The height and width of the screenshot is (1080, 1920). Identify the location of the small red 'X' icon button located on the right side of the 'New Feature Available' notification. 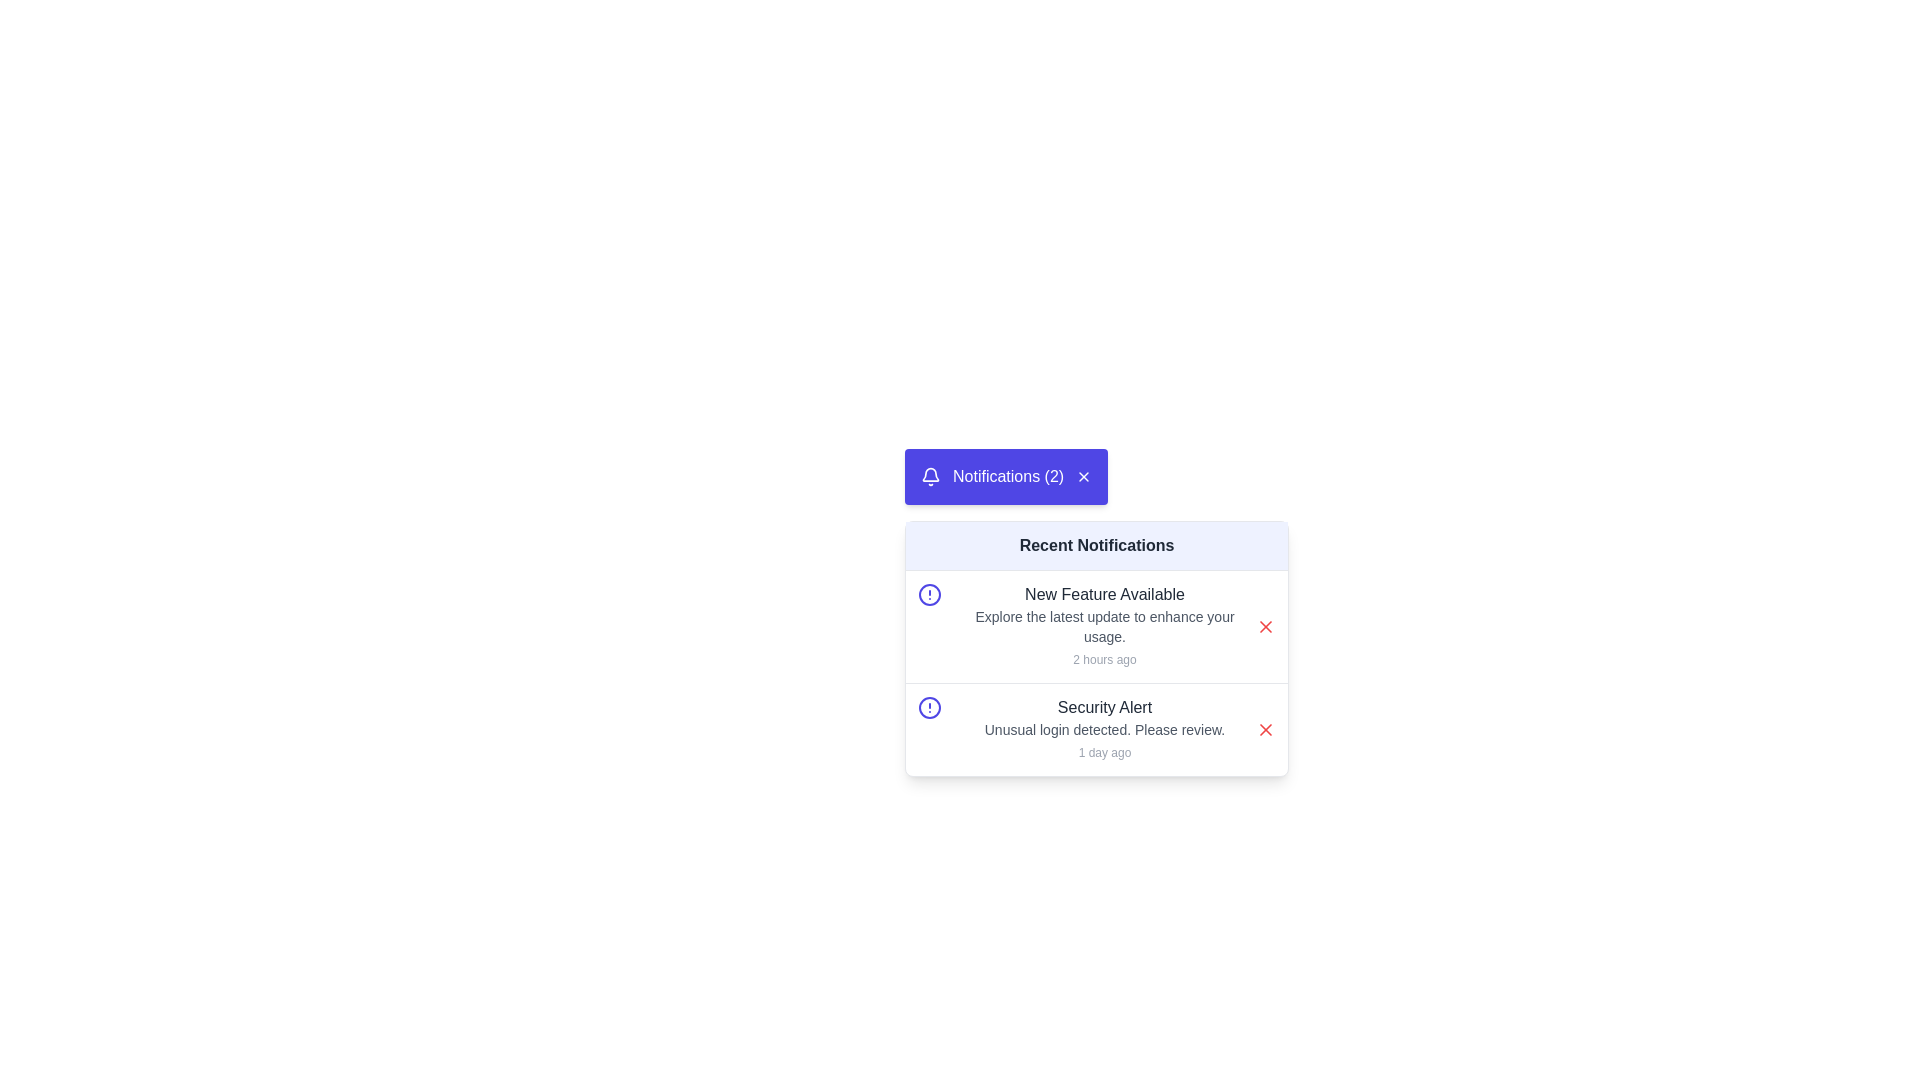
(1265, 626).